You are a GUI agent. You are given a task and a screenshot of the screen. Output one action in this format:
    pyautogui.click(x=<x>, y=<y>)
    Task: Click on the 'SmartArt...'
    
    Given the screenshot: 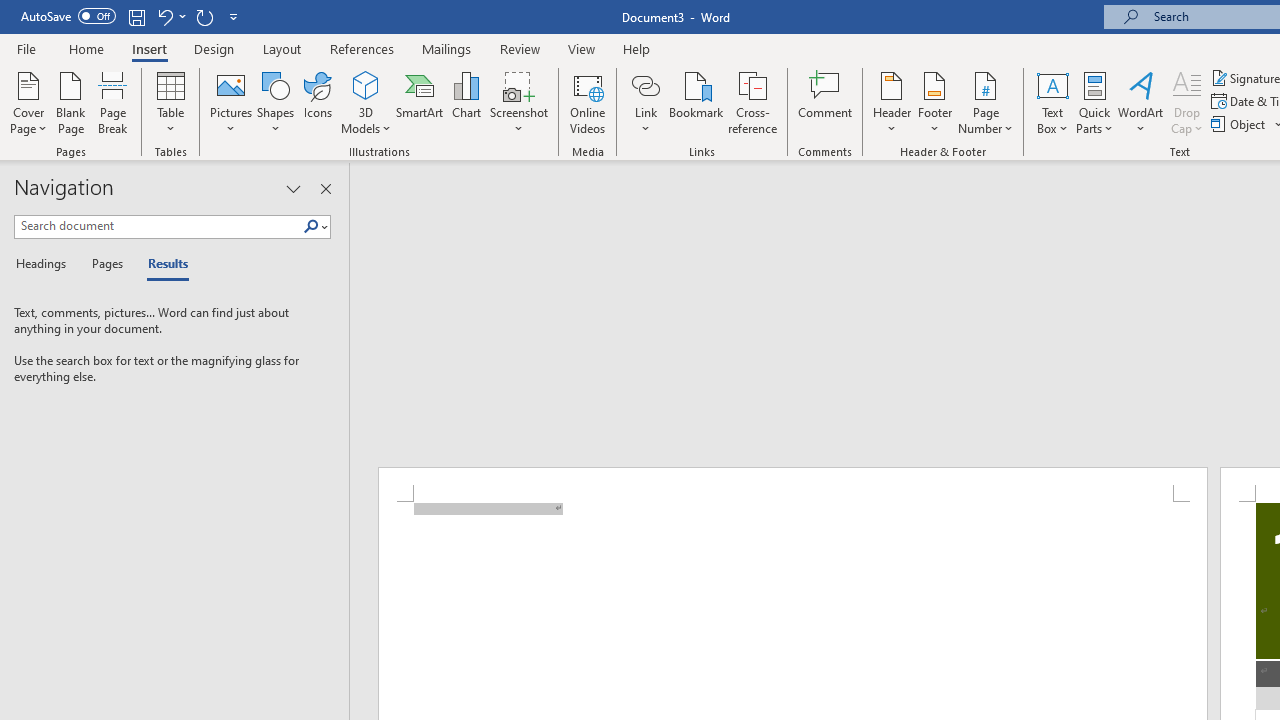 What is the action you would take?
    pyautogui.click(x=418, y=103)
    